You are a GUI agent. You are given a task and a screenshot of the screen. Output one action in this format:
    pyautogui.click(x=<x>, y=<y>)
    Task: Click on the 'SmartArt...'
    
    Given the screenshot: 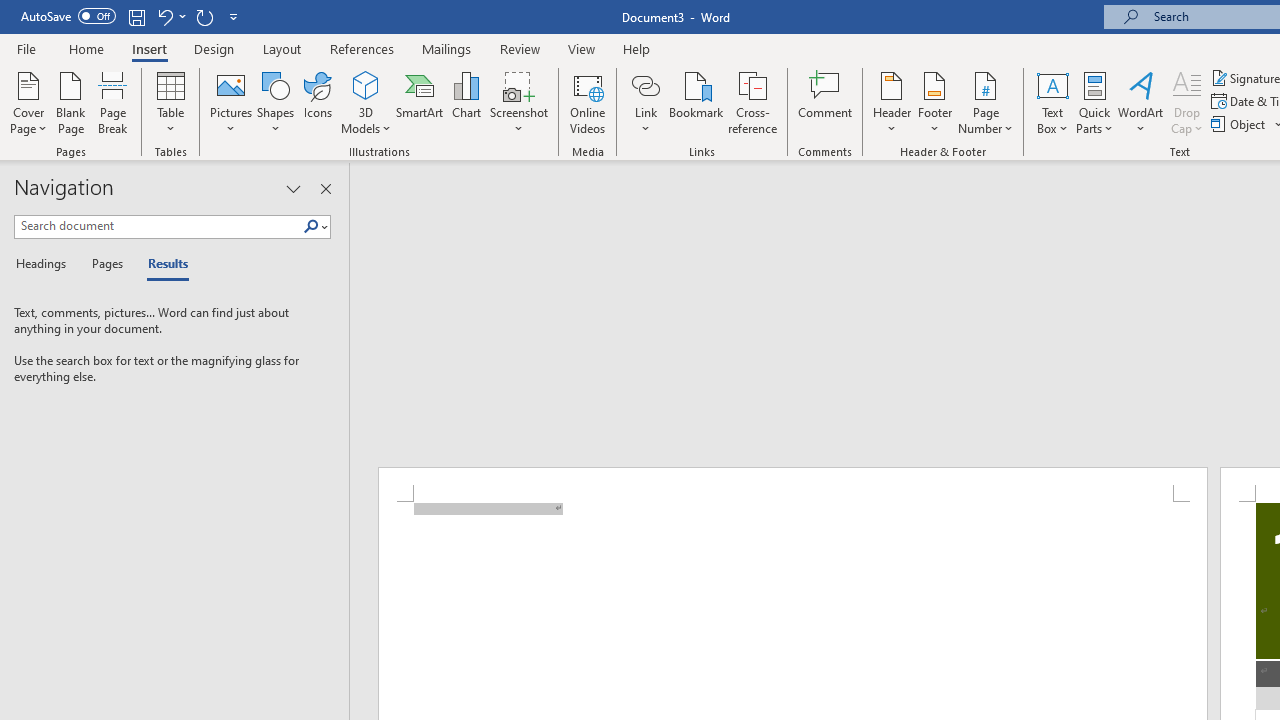 What is the action you would take?
    pyautogui.click(x=418, y=103)
    